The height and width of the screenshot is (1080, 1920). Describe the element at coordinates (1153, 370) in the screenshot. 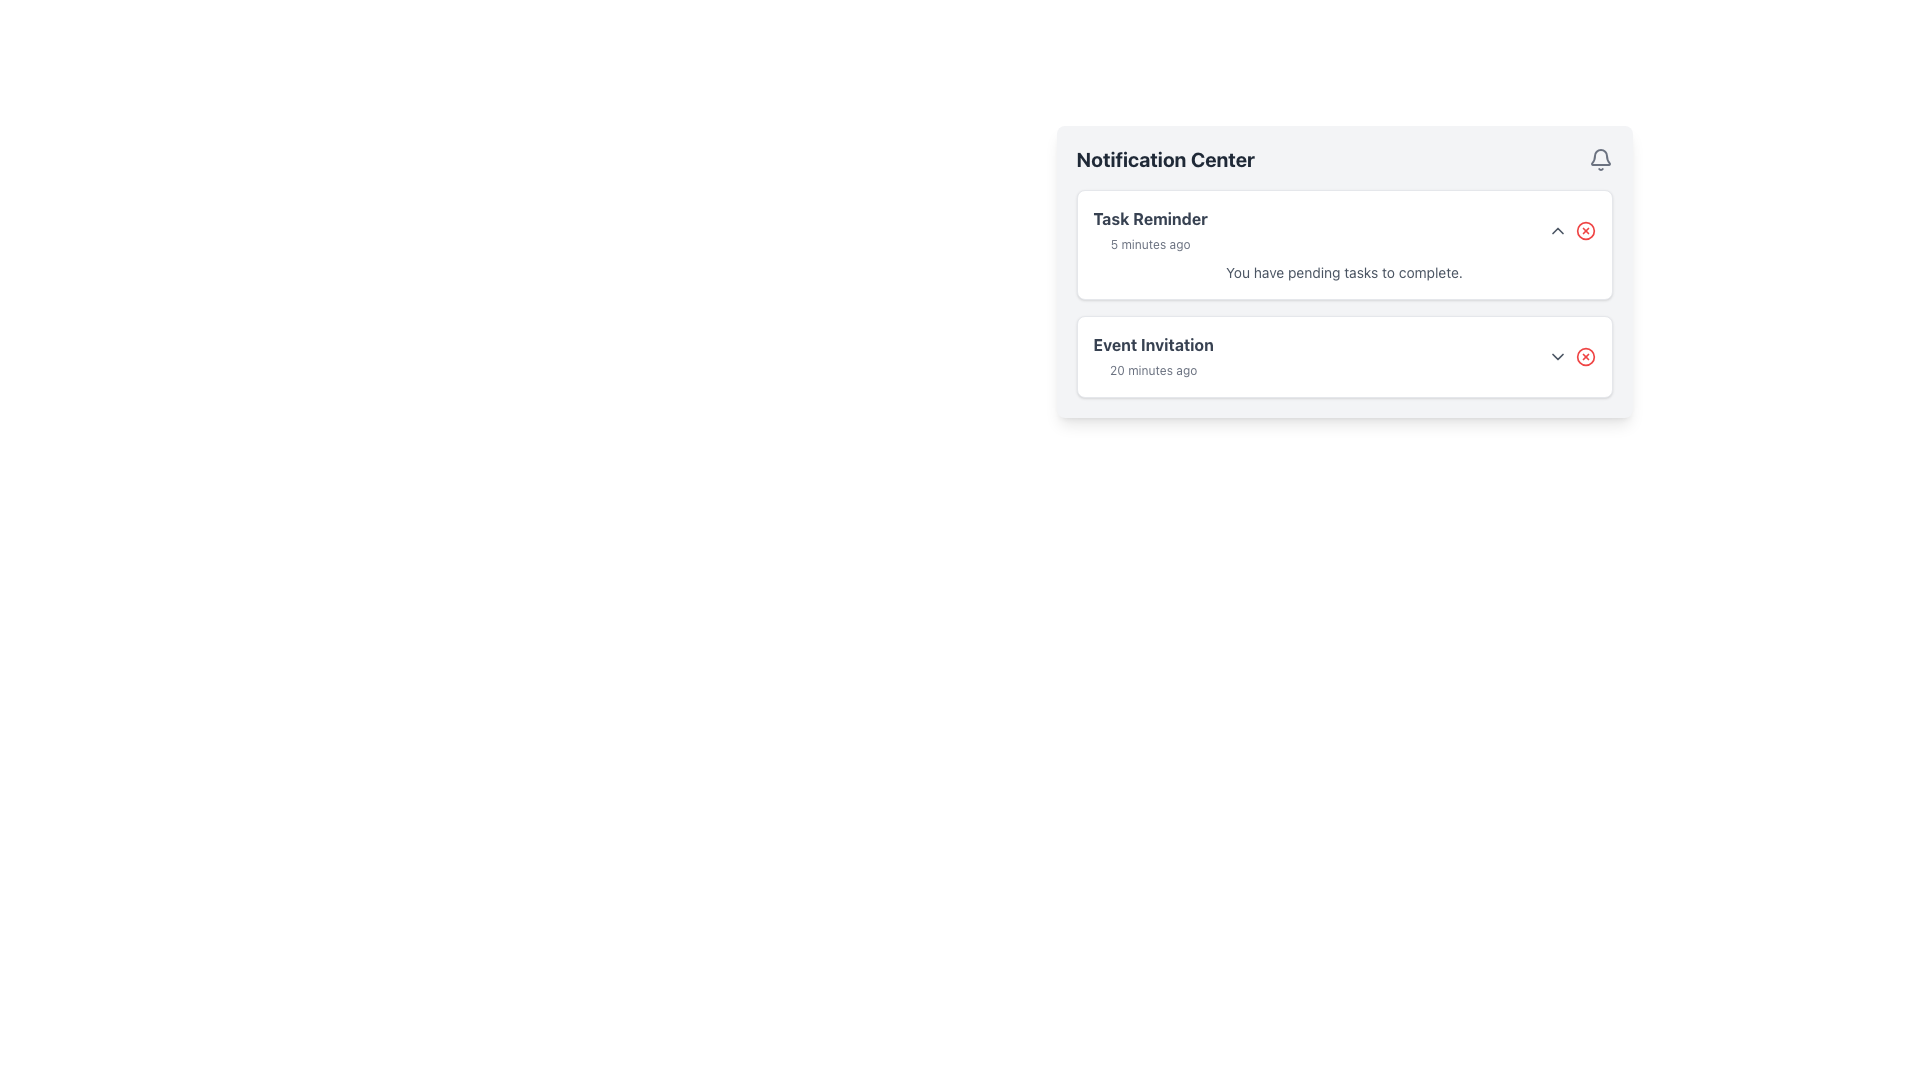

I see `the Text Label indicating the time elapsed since an event occurred, located in the Notification Center under the Event Invitation section` at that location.